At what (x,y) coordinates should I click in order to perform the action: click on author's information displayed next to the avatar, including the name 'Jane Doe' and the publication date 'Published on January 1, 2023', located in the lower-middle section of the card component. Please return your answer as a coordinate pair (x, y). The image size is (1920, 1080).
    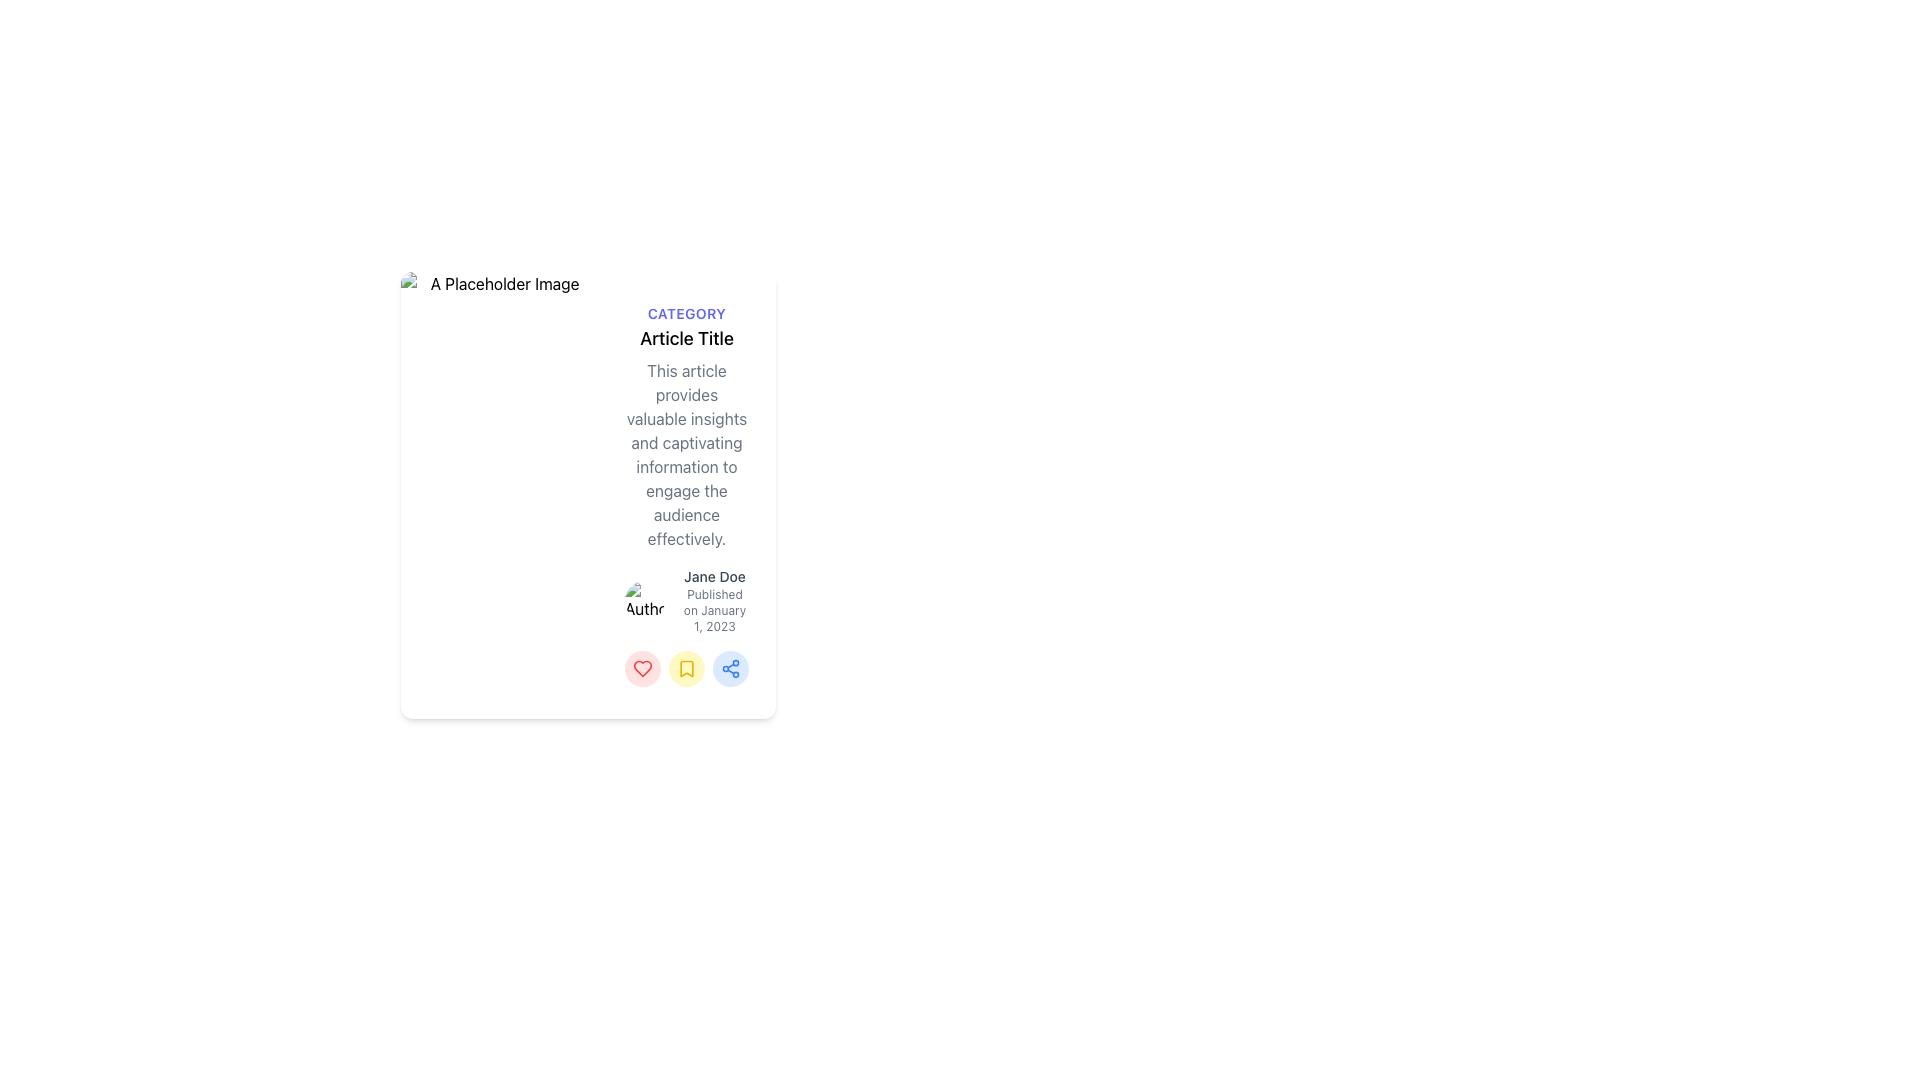
    Looking at the image, I should click on (686, 599).